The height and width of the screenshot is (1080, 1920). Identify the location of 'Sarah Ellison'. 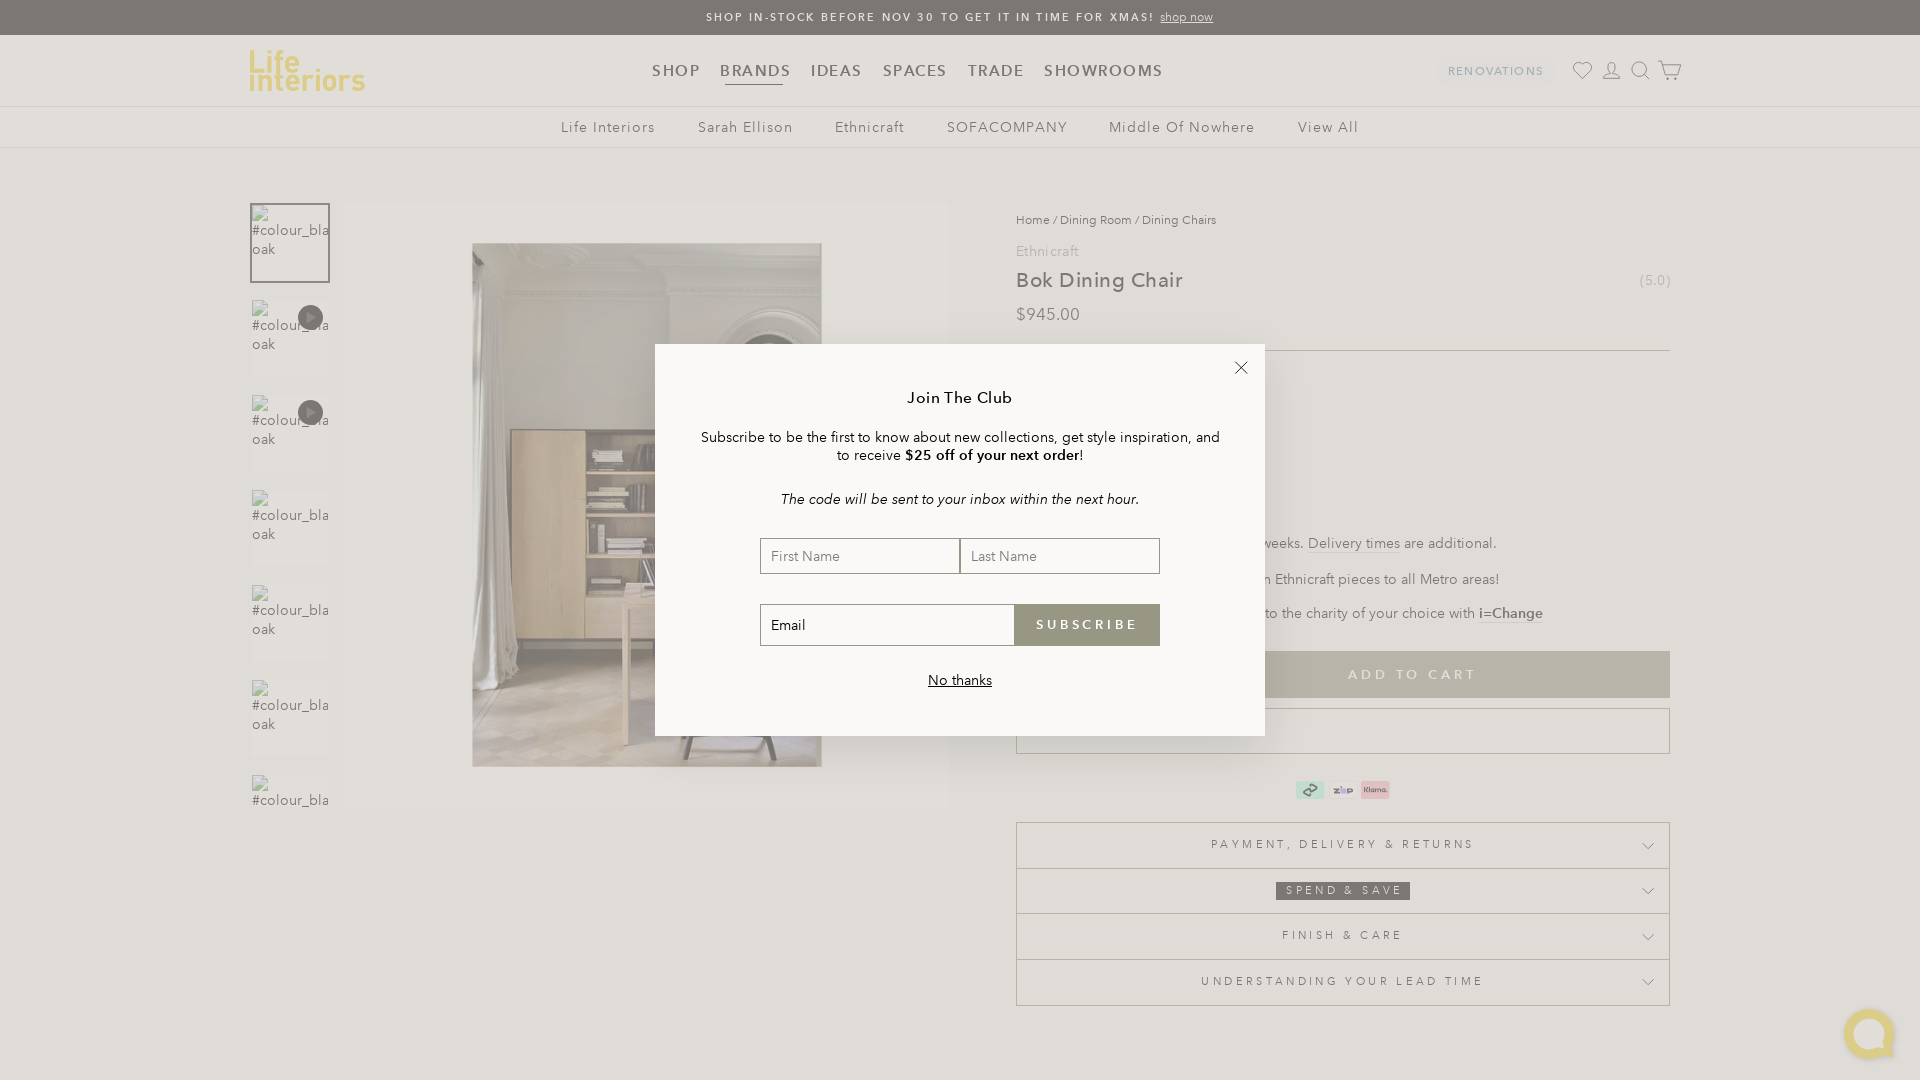
(697, 127).